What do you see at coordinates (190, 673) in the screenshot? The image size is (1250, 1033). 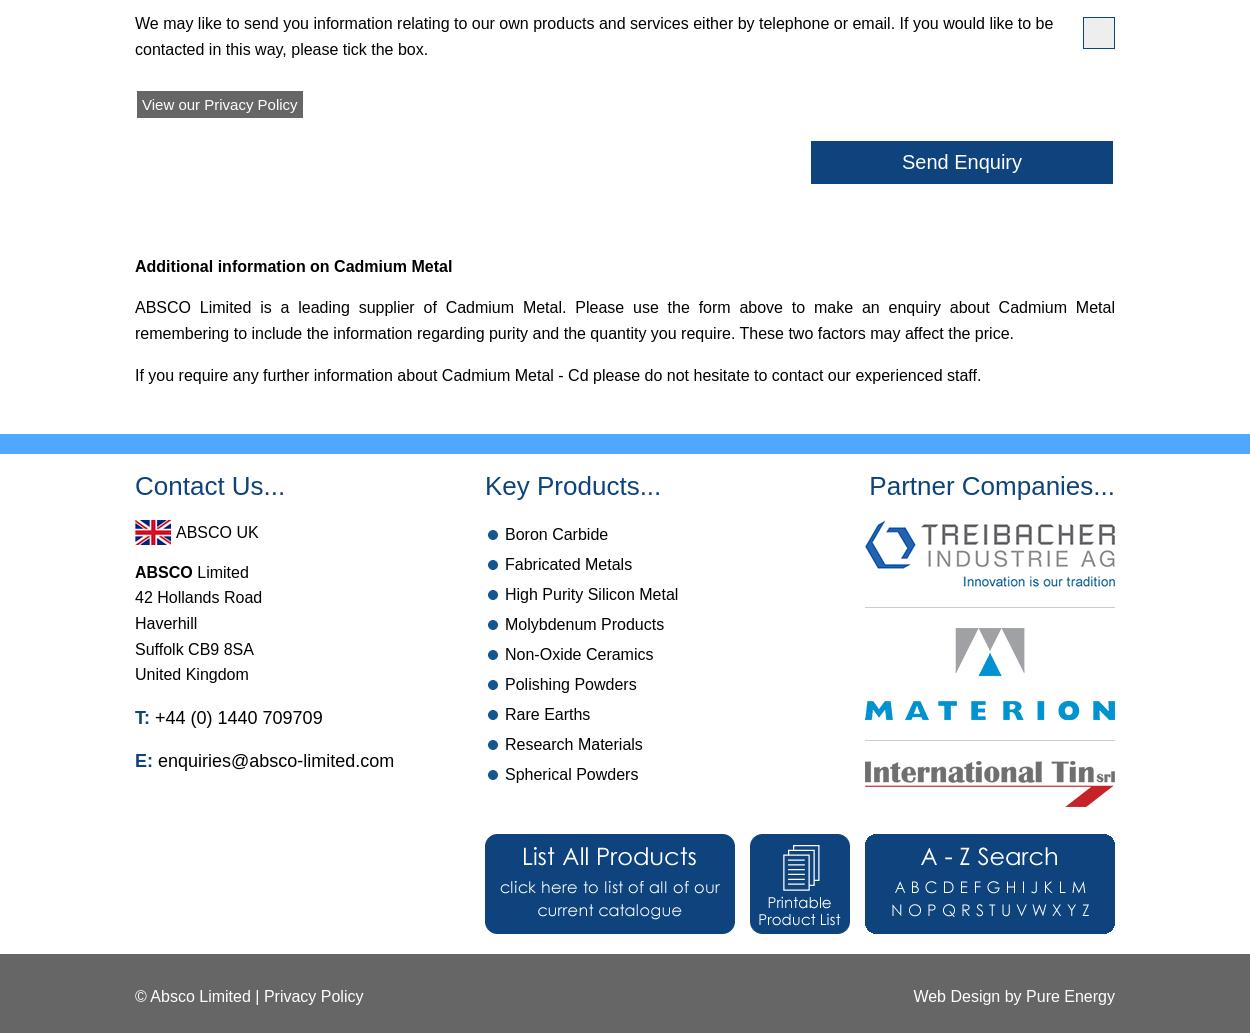 I see `'United Kingdom'` at bounding box center [190, 673].